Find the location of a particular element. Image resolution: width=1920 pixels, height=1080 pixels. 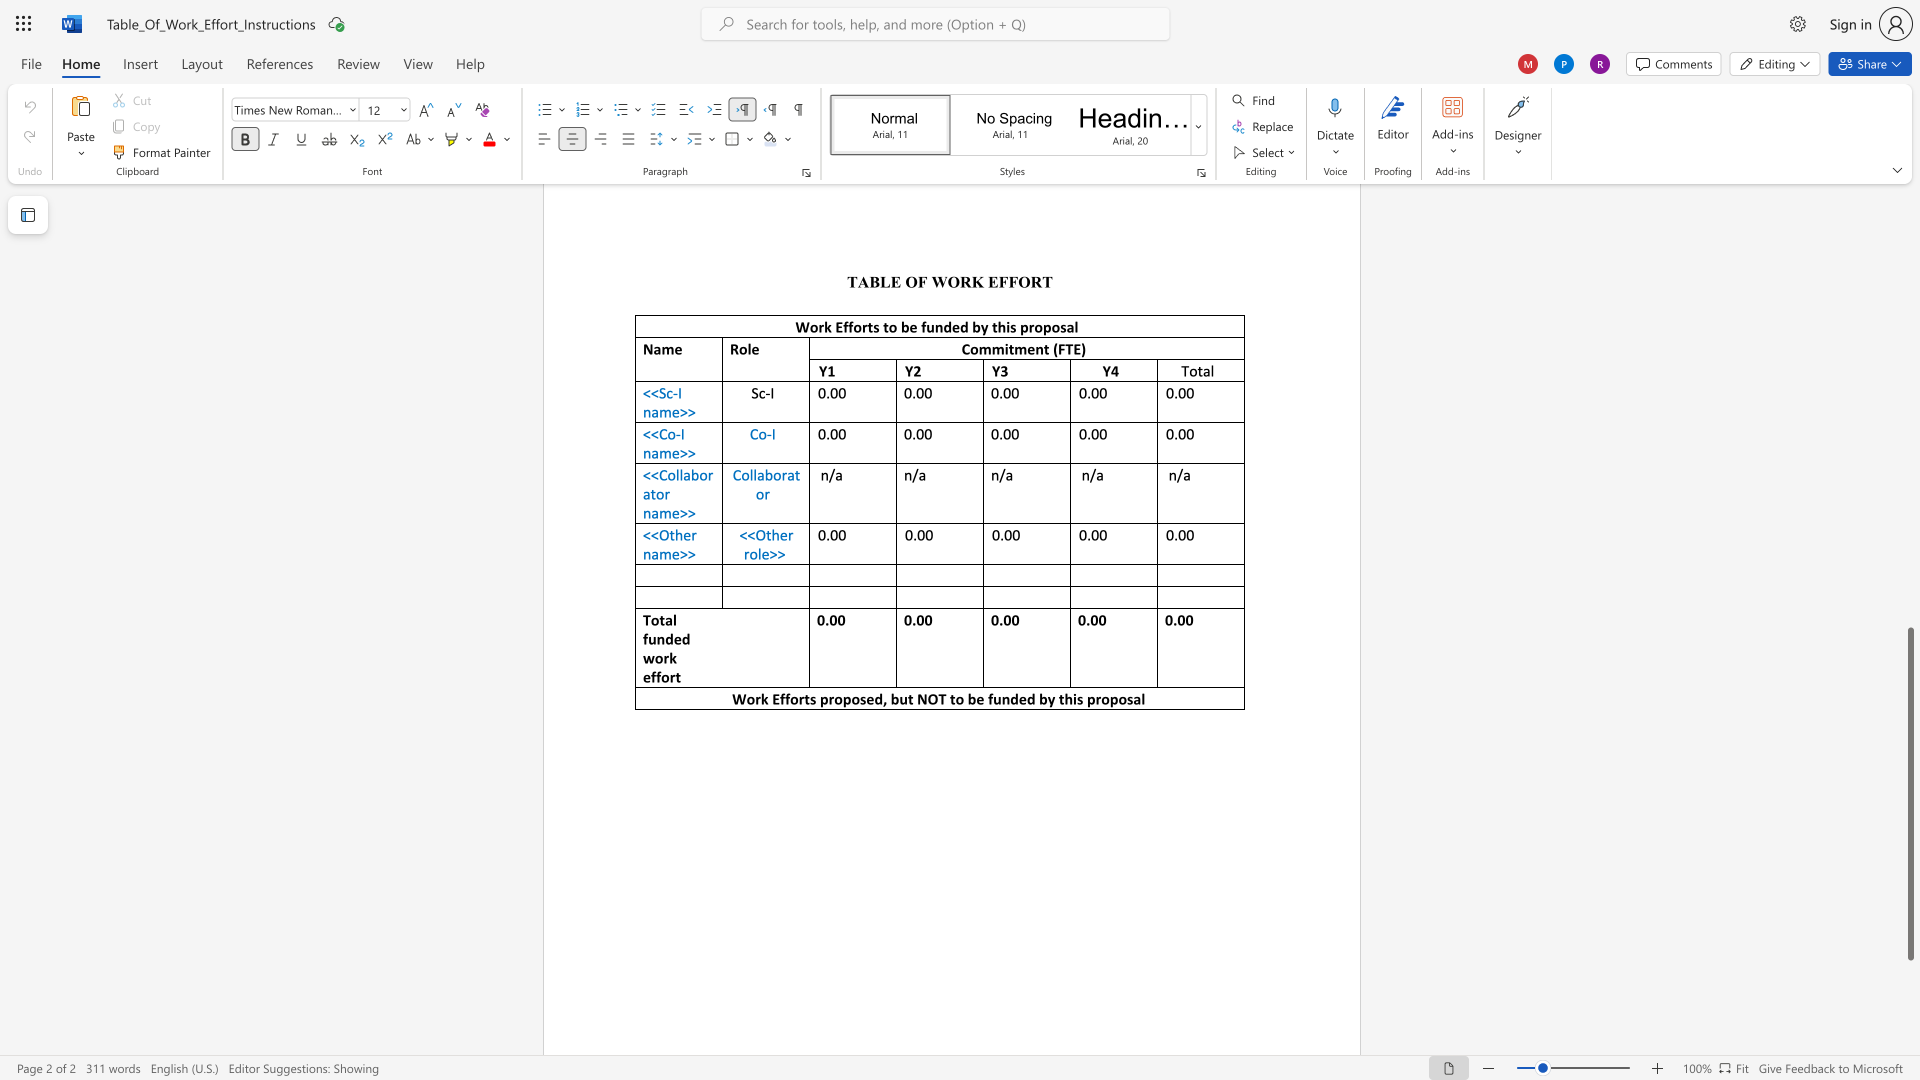

the scrollbar to scroll the page up is located at coordinates (1909, 249).